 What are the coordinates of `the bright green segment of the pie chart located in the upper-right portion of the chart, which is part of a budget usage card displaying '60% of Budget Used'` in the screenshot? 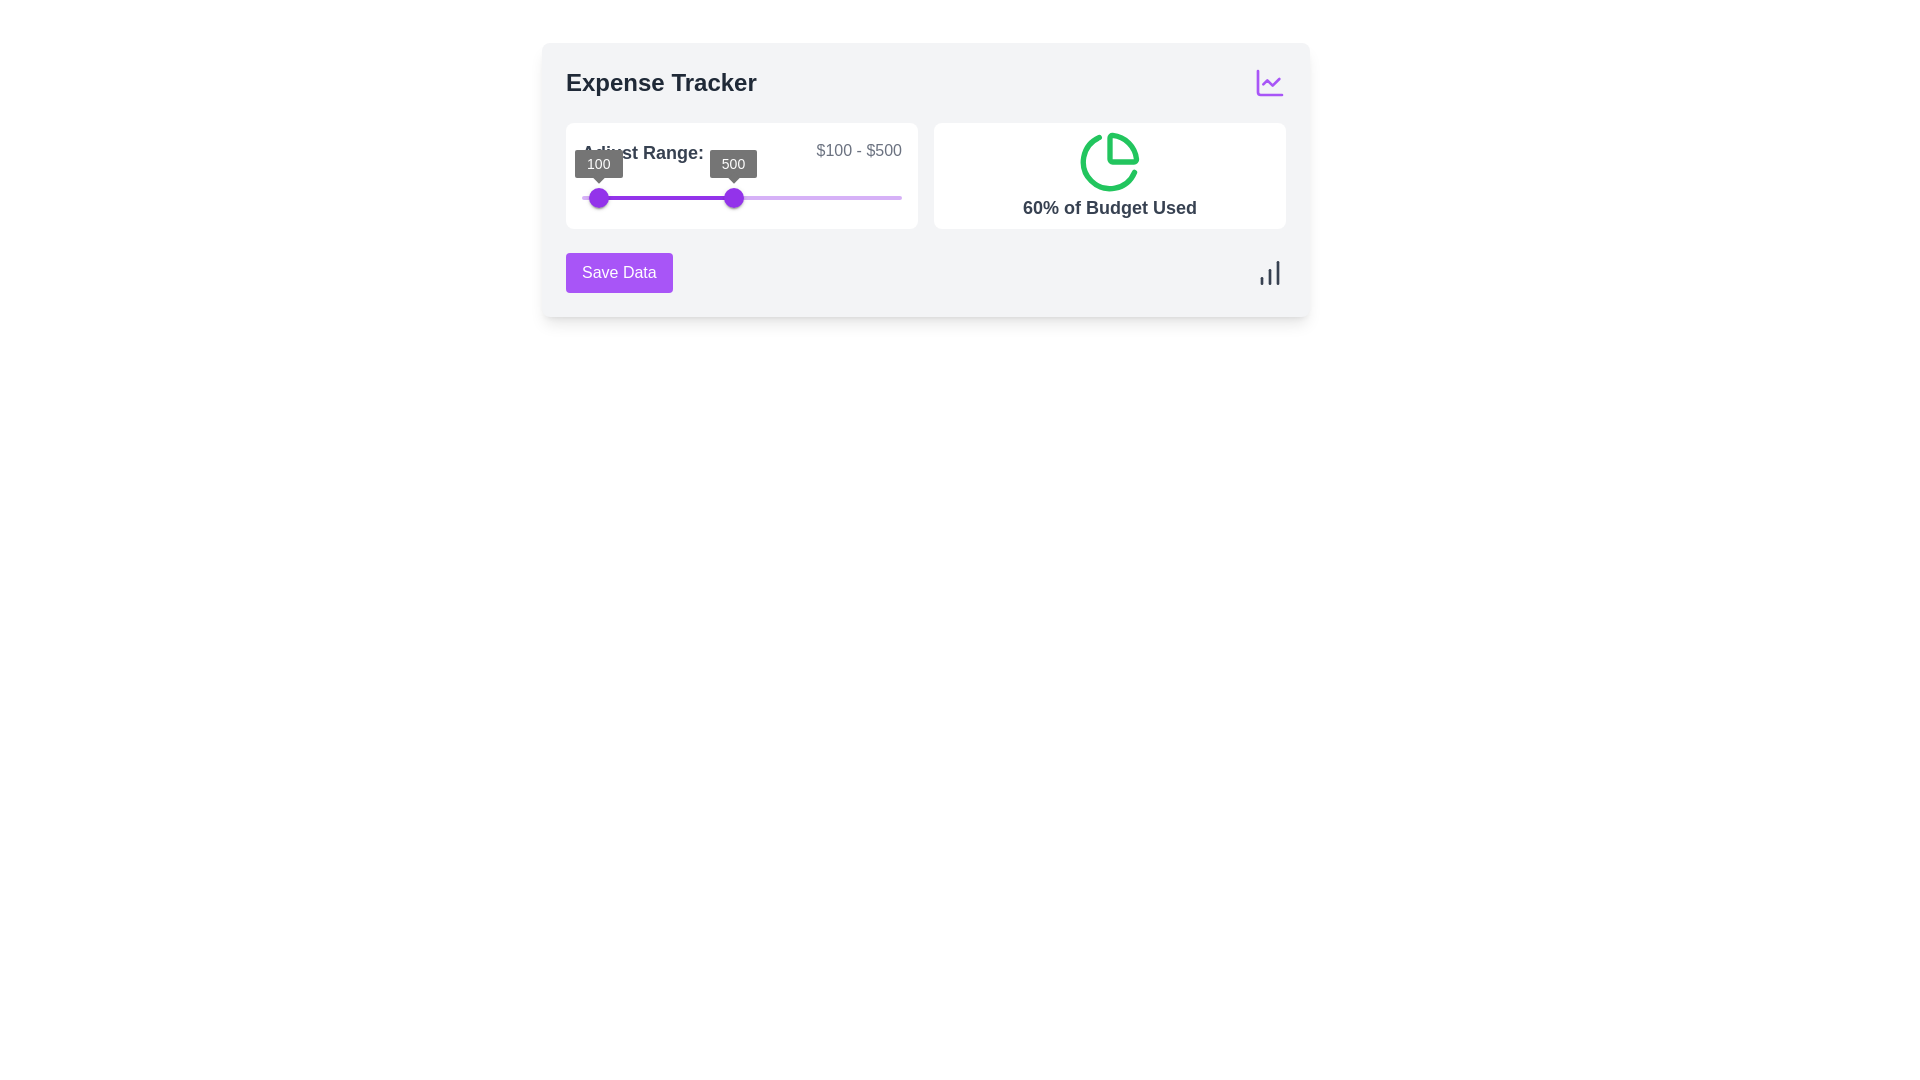 It's located at (1123, 147).